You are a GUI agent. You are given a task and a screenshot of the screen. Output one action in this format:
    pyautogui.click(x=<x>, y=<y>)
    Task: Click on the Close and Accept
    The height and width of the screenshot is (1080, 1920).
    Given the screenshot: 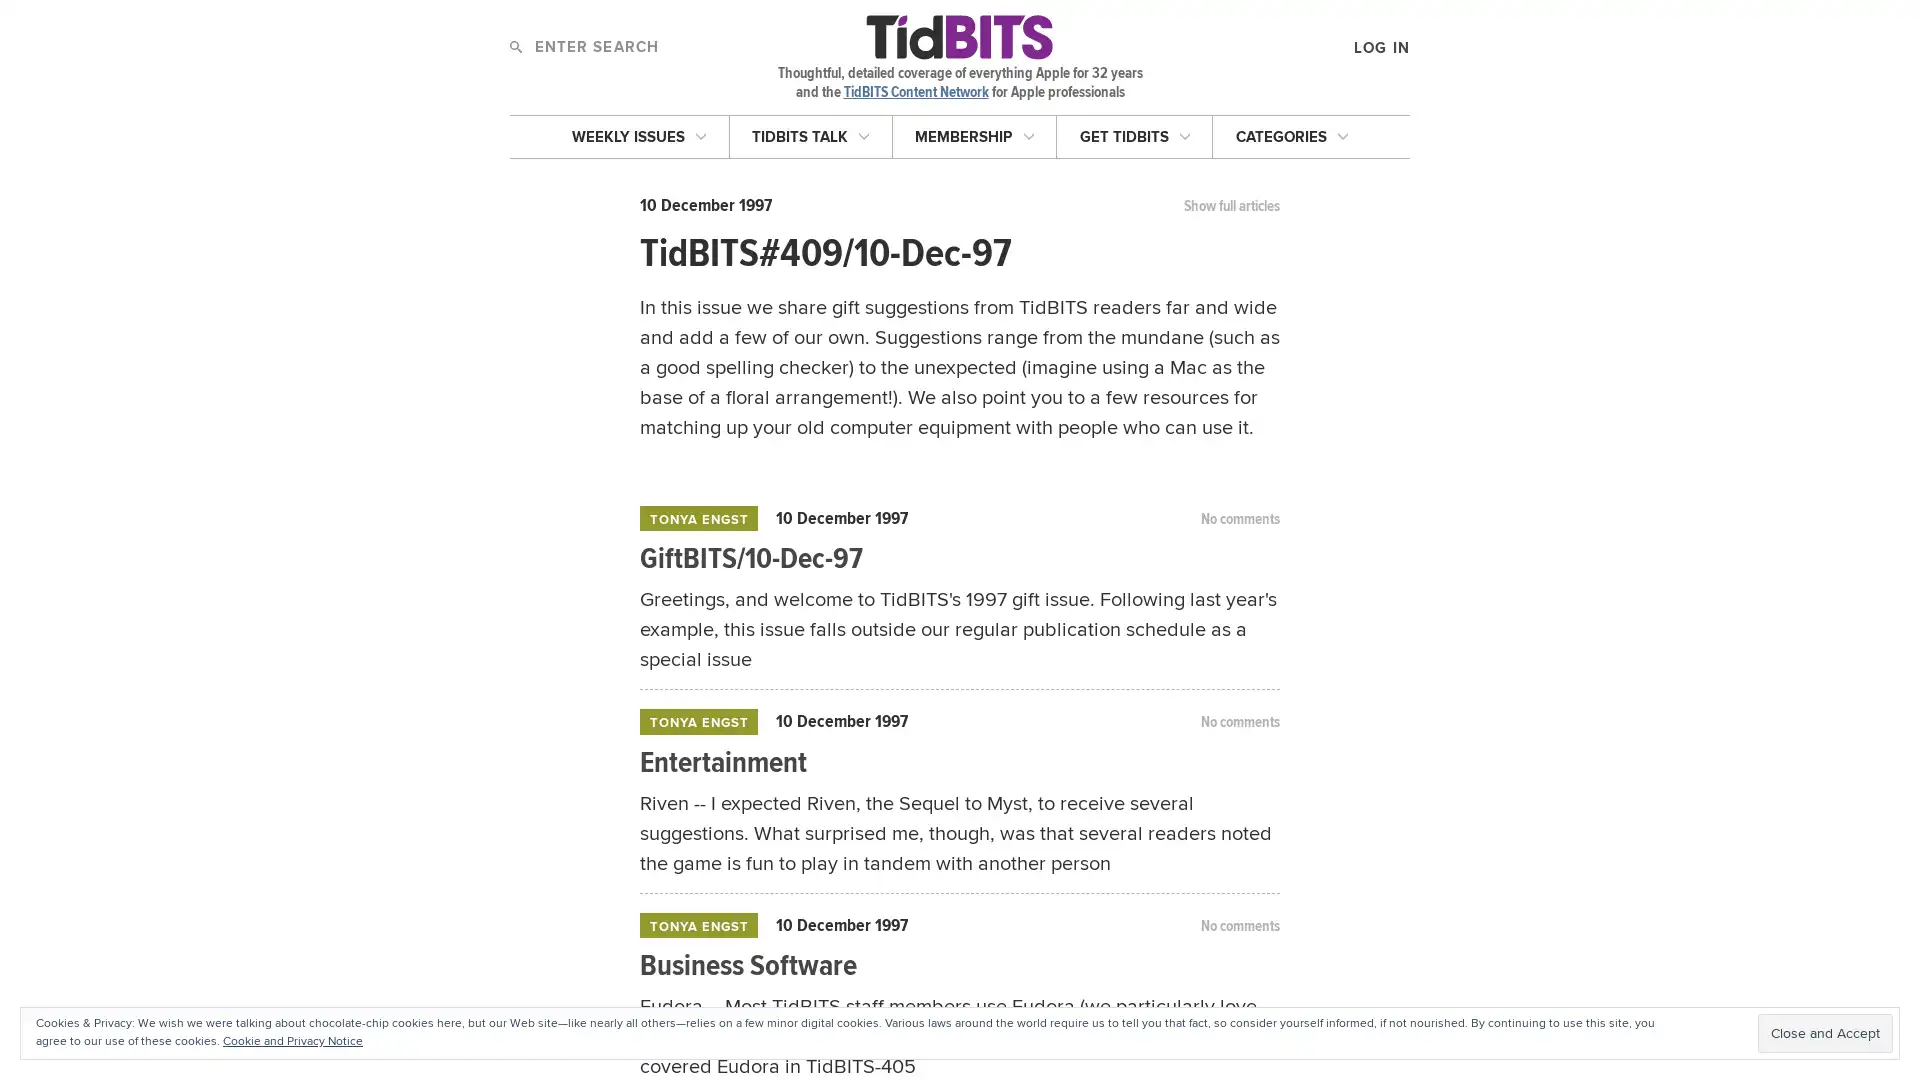 What is the action you would take?
    pyautogui.click(x=1825, y=1033)
    